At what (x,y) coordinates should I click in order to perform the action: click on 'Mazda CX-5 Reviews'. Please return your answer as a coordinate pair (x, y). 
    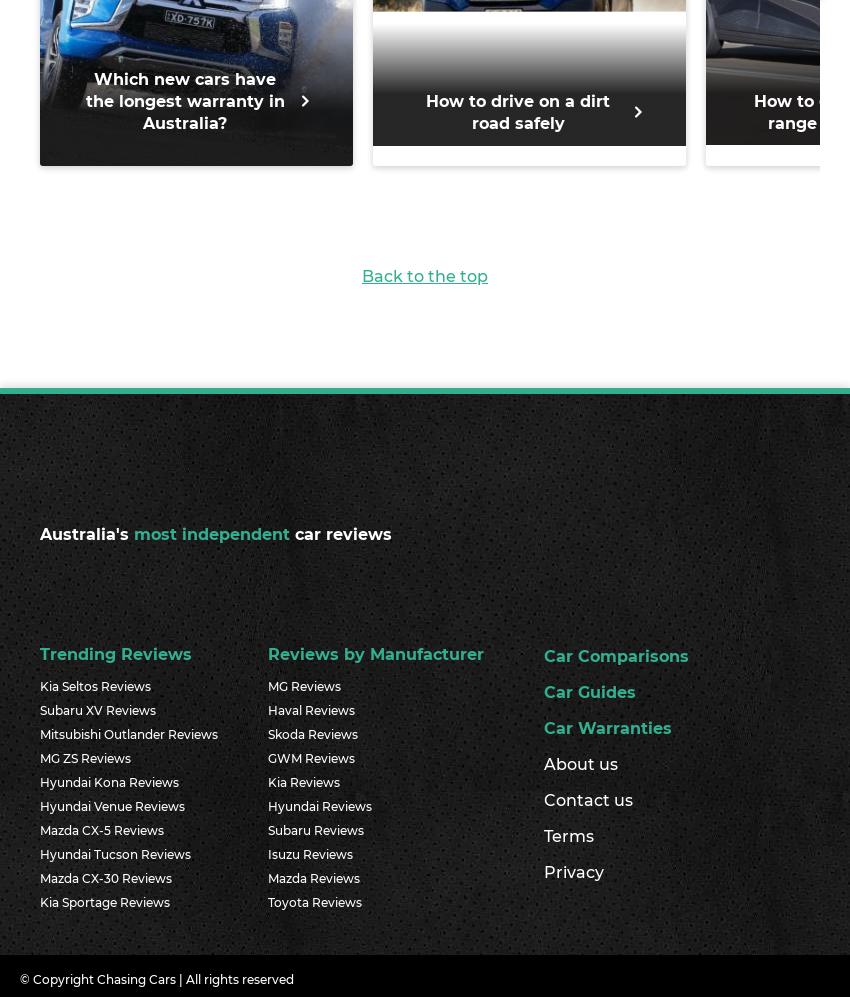
    Looking at the image, I should click on (101, 829).